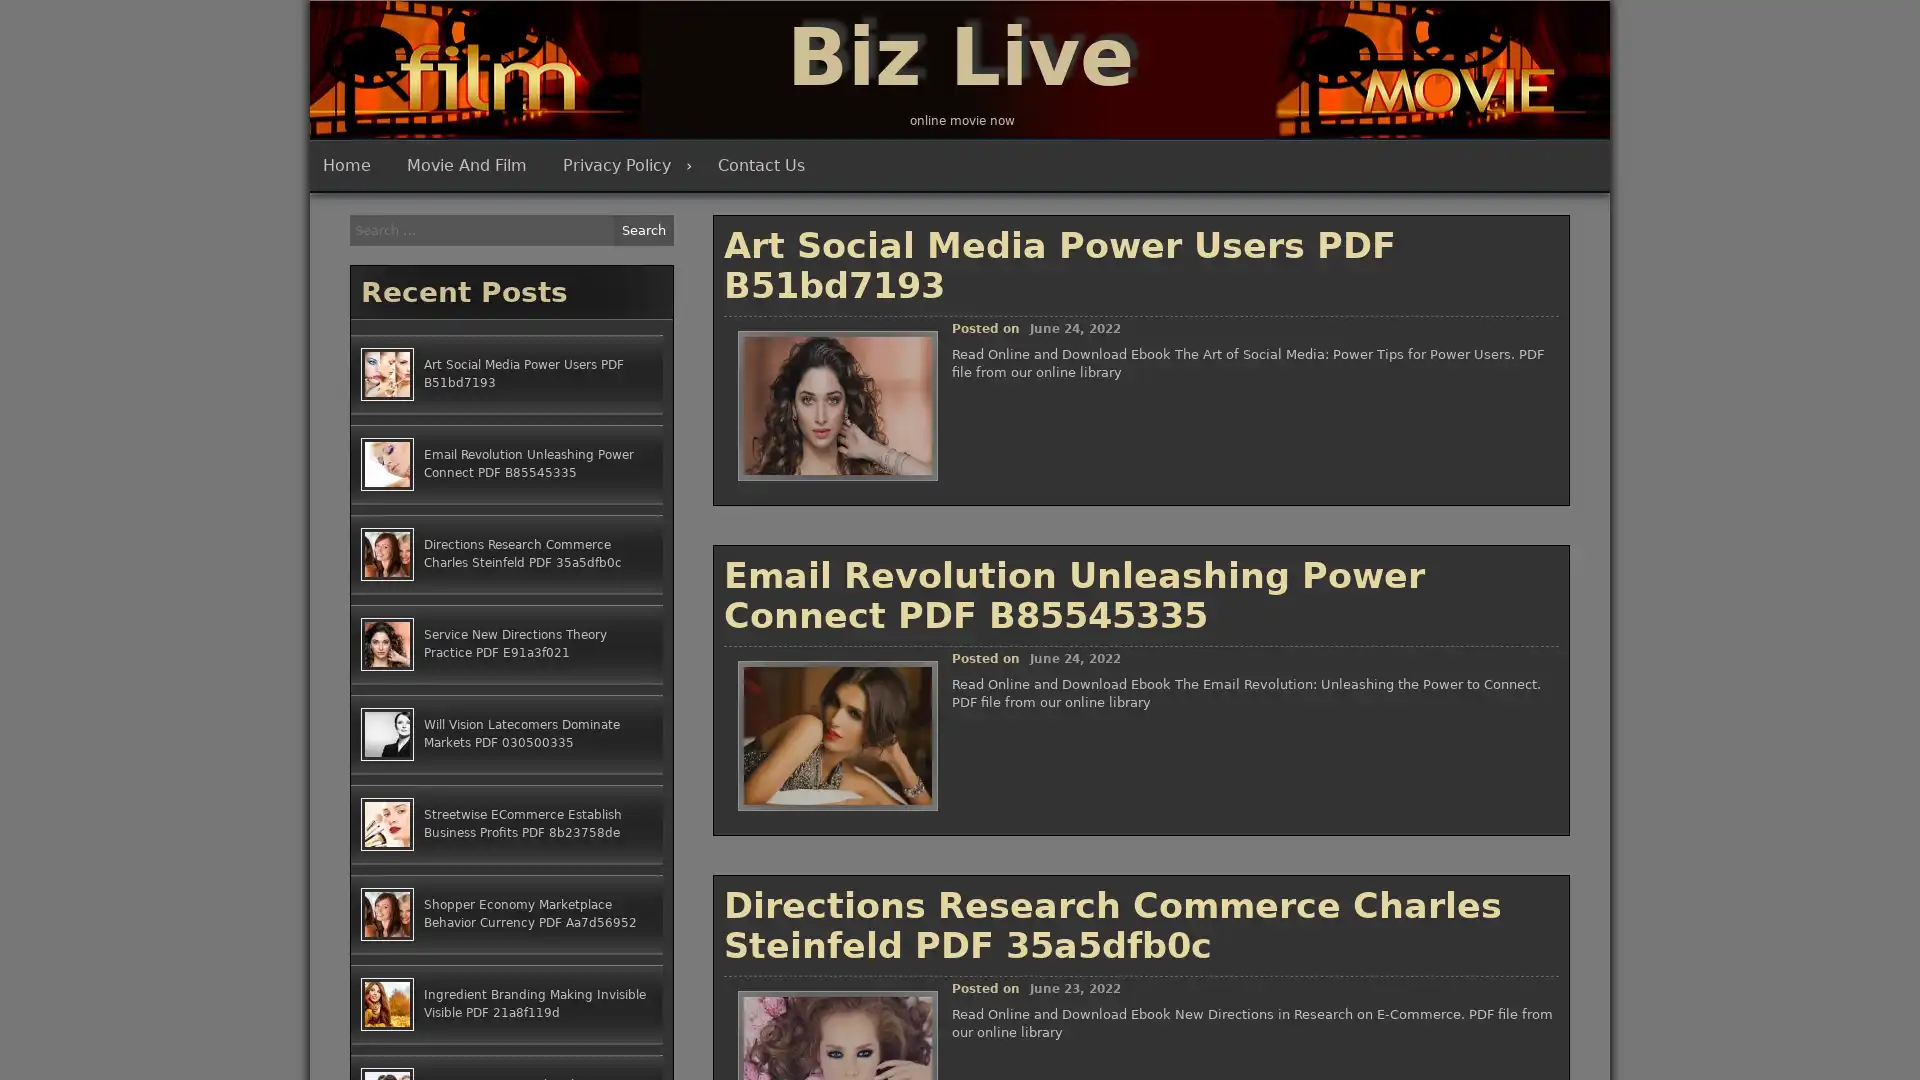  What do you see at coordinates (643, 229) in the screenshot?
I see `Search` at bounding box center [643, 229].